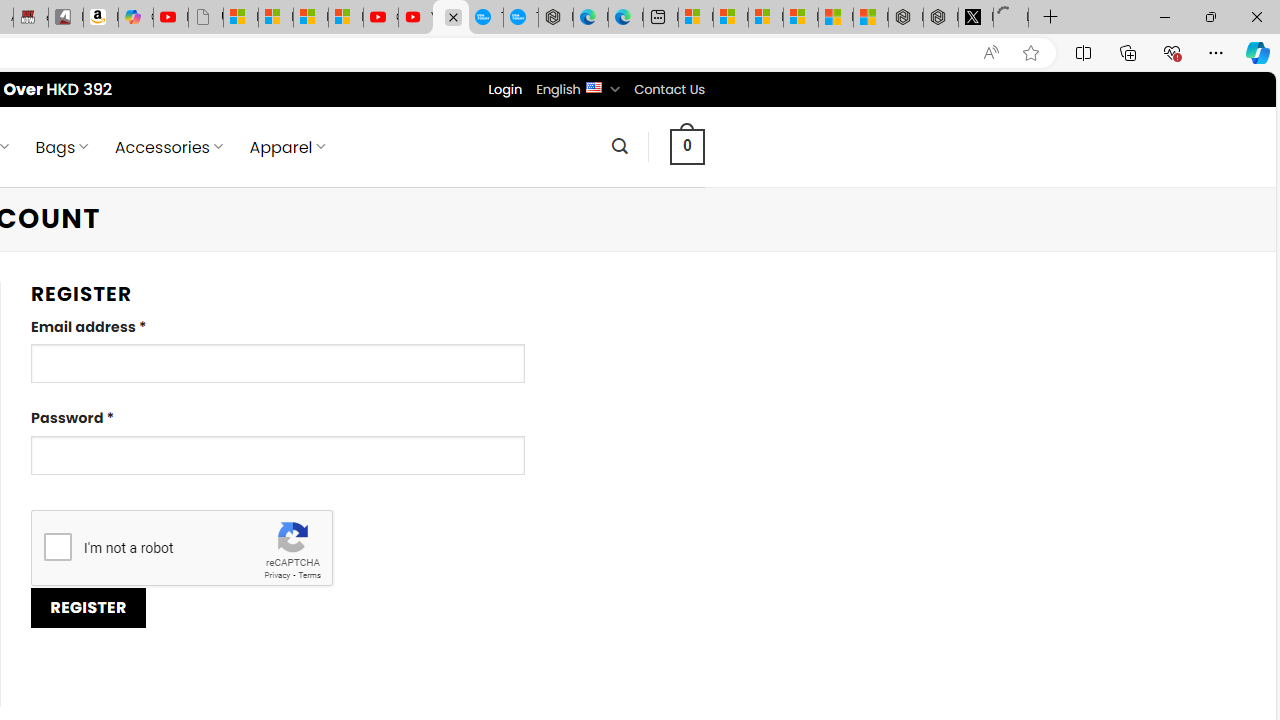 This screenshot has height=720, width=1280. What do you see at coordinates (276, 575) in the screenshot?
I see `'Privacy'` at bounding box center [276, 575].